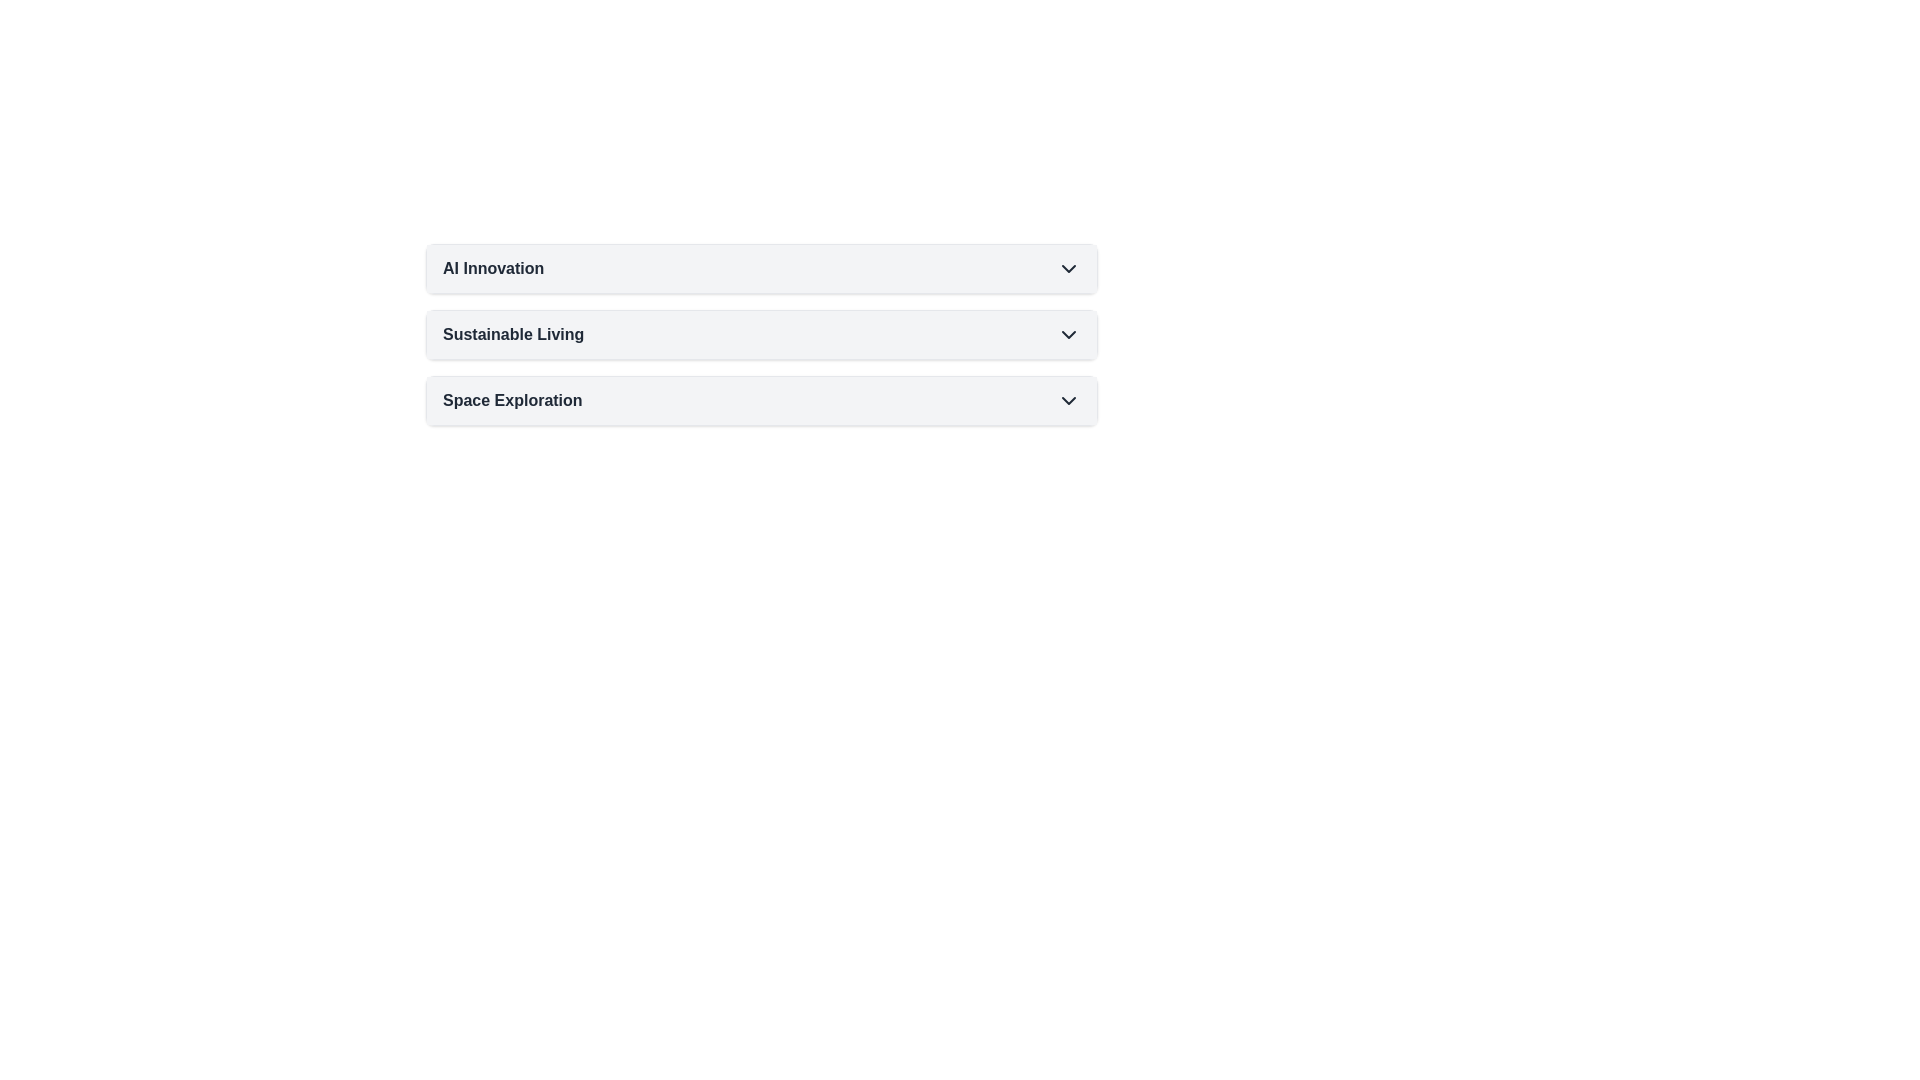  I want to click on the Dropdown Indicator located at the far-right side of the 'AI Innovation' section, so click(1068, 268).